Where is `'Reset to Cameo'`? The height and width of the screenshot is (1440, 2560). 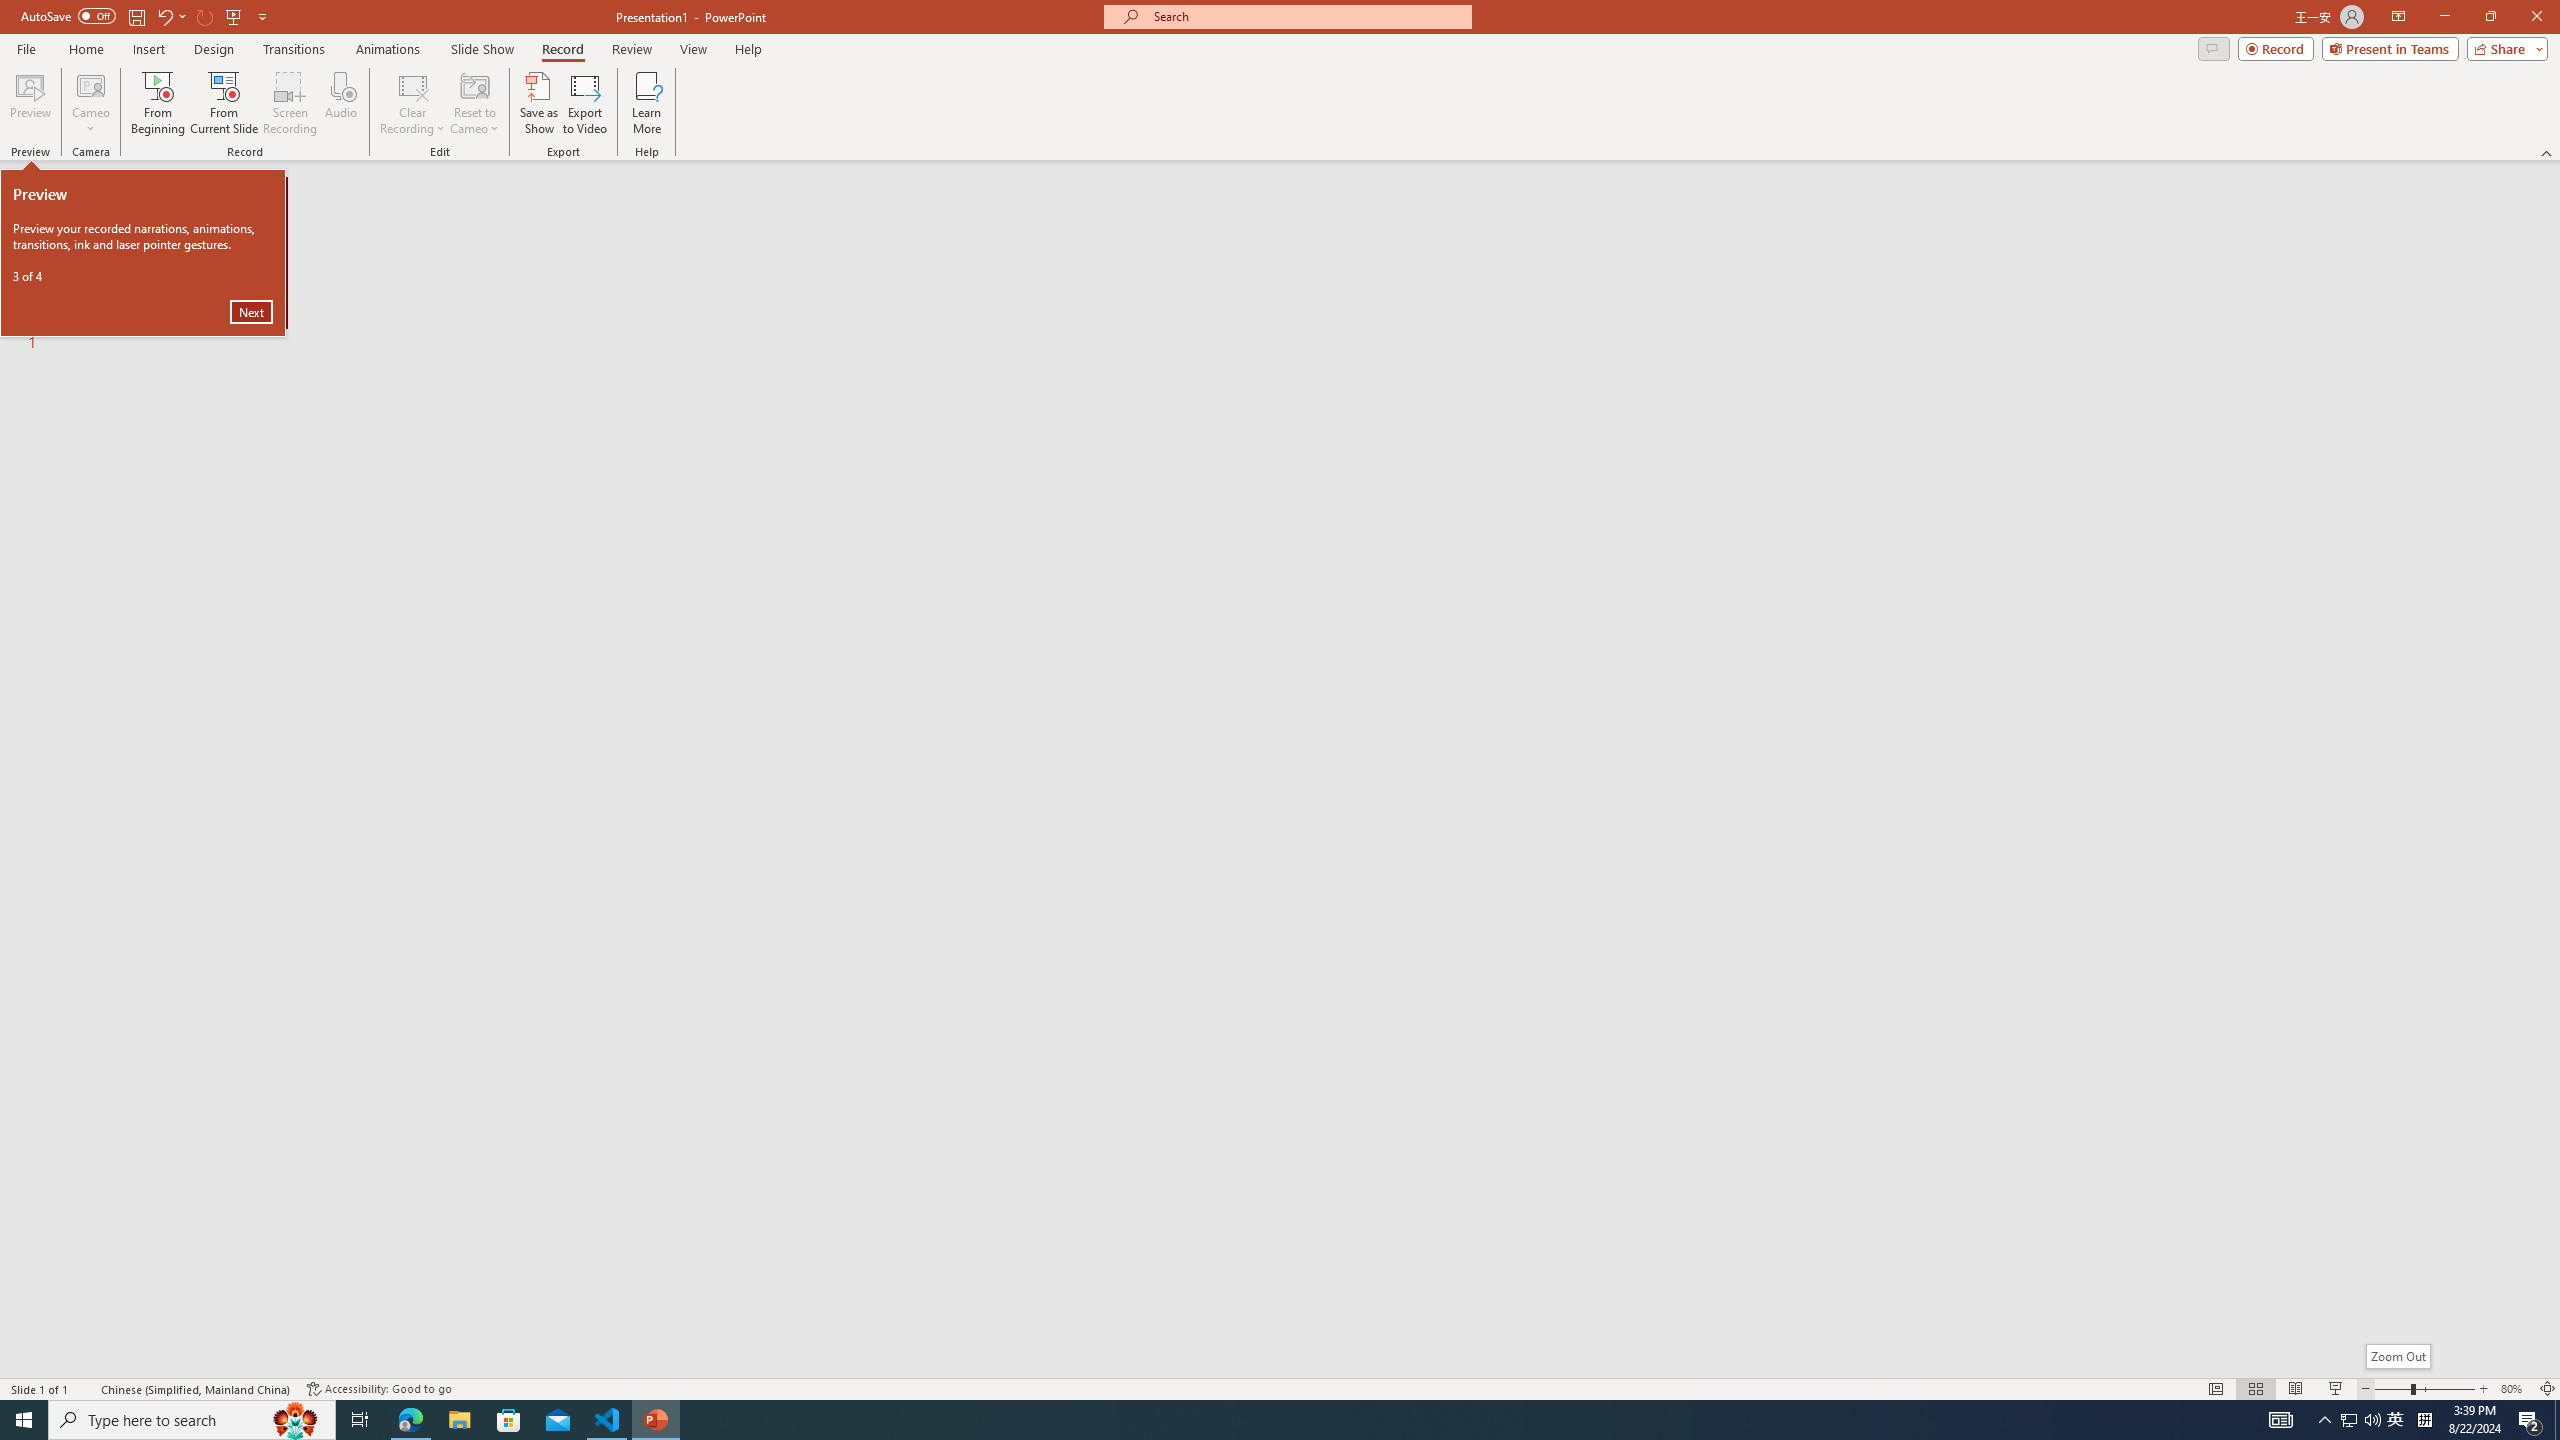 'Reset to Cameo' is located at coordinates (473, 103).